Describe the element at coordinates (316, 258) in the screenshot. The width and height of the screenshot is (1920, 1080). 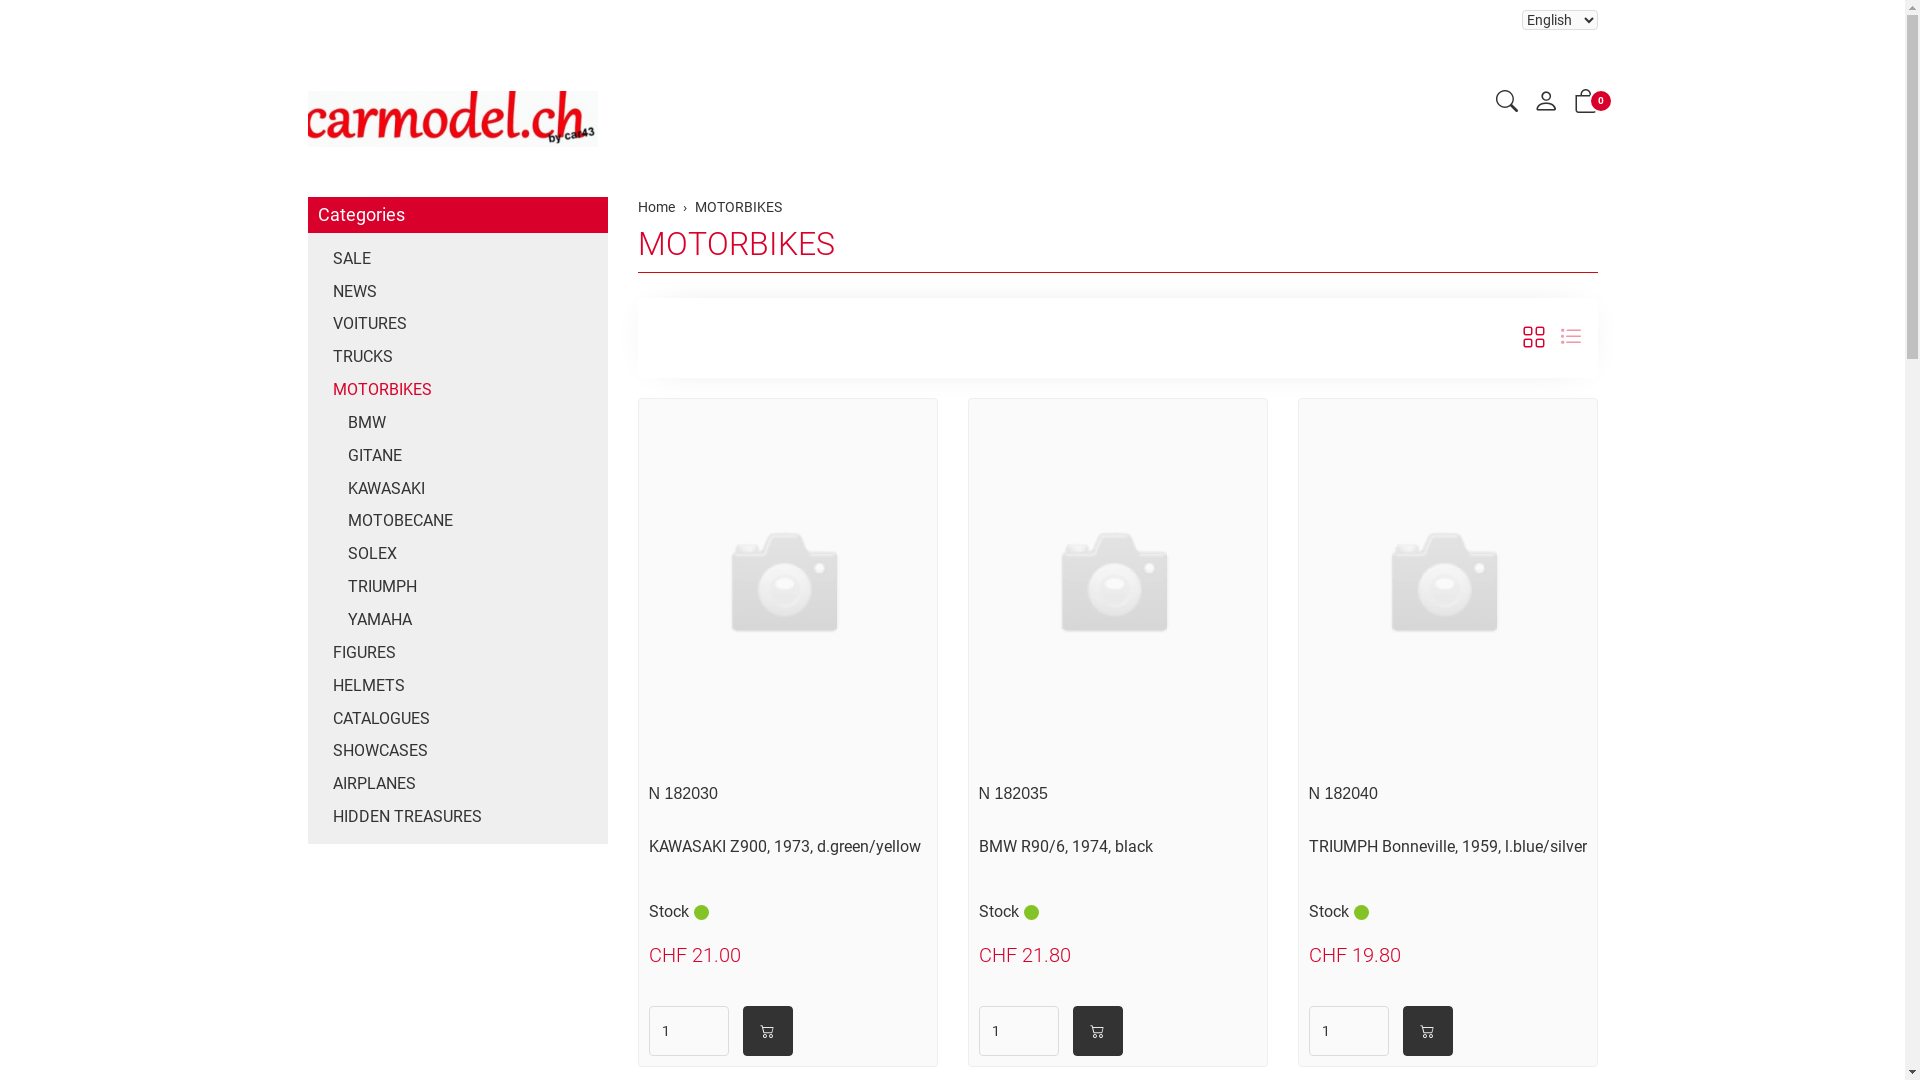
I see `'SALE'` at that location.